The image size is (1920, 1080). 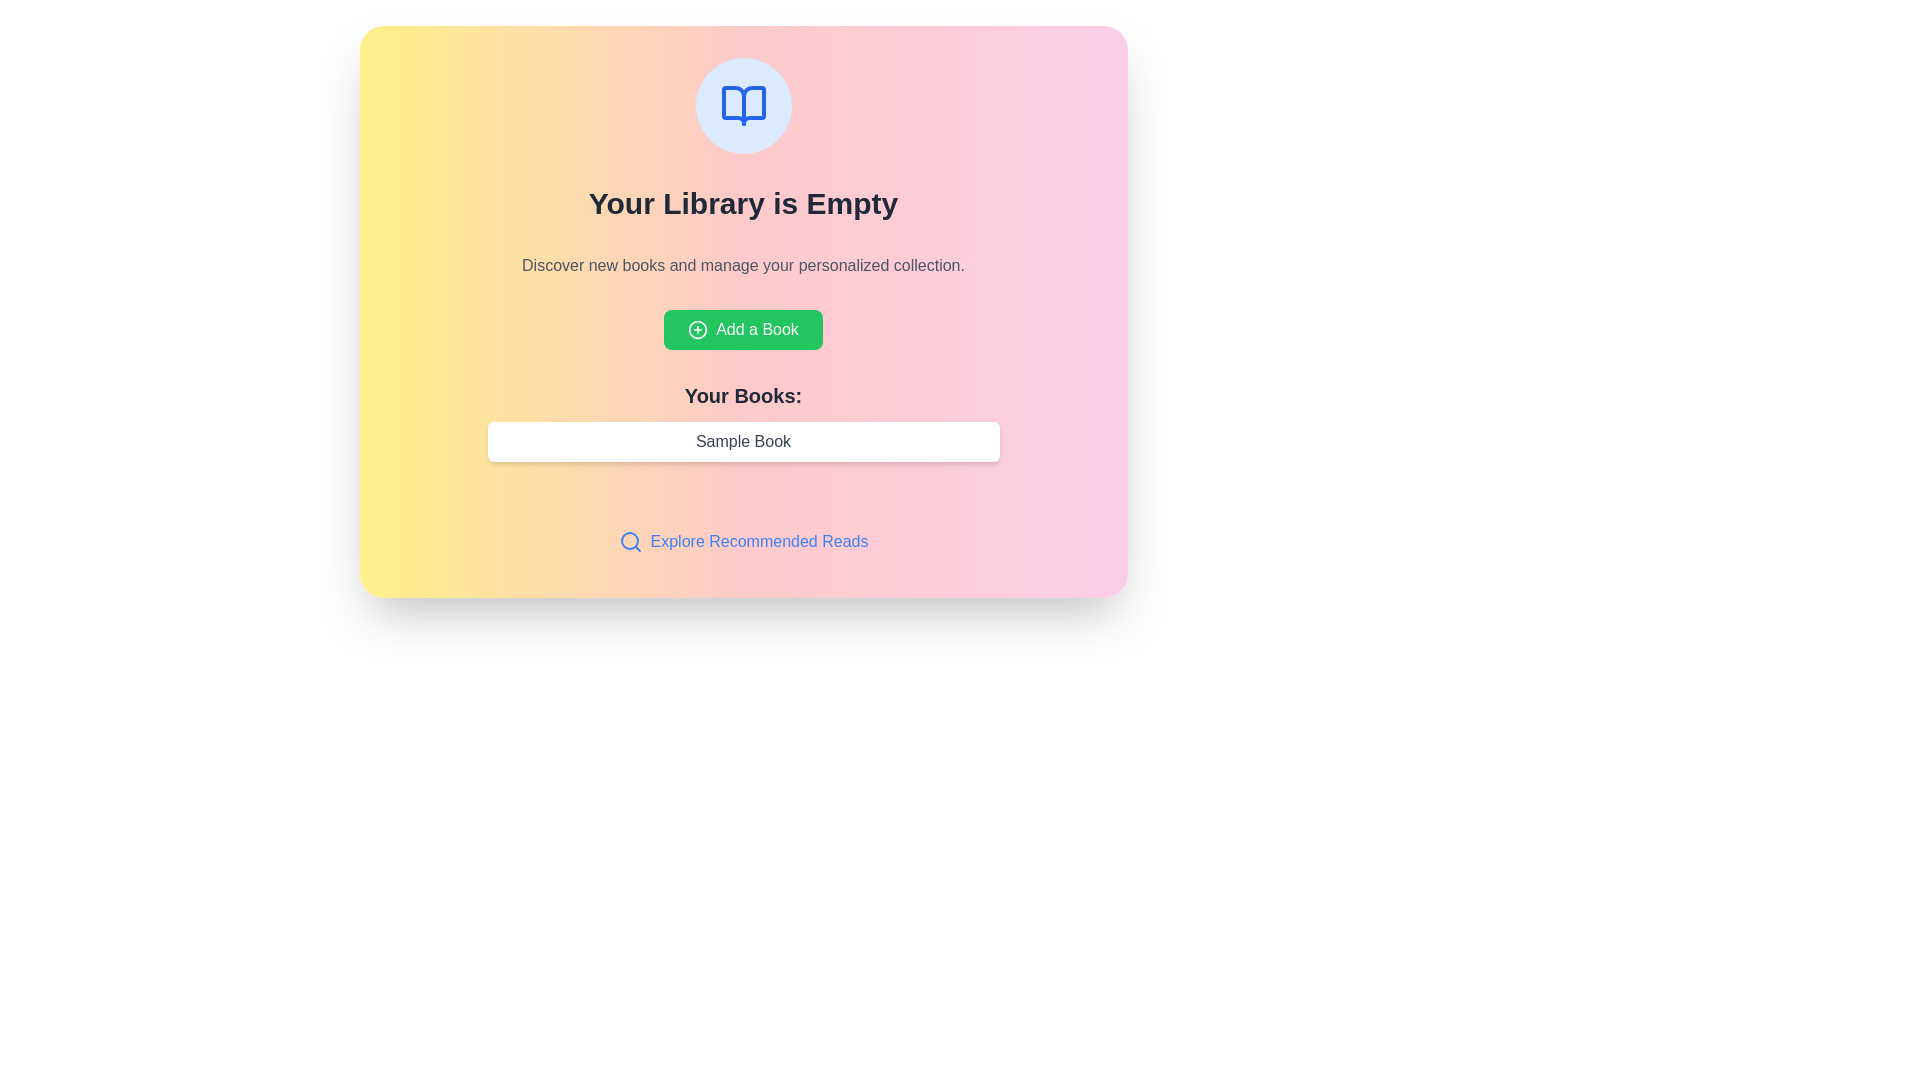 What do you see at coordinates (742, 105) in the screenshot?
I see `the blue book icon which is centered at the top of a pastel-colored card section, featuring a circular blue background` at bounding box center [742, 105].